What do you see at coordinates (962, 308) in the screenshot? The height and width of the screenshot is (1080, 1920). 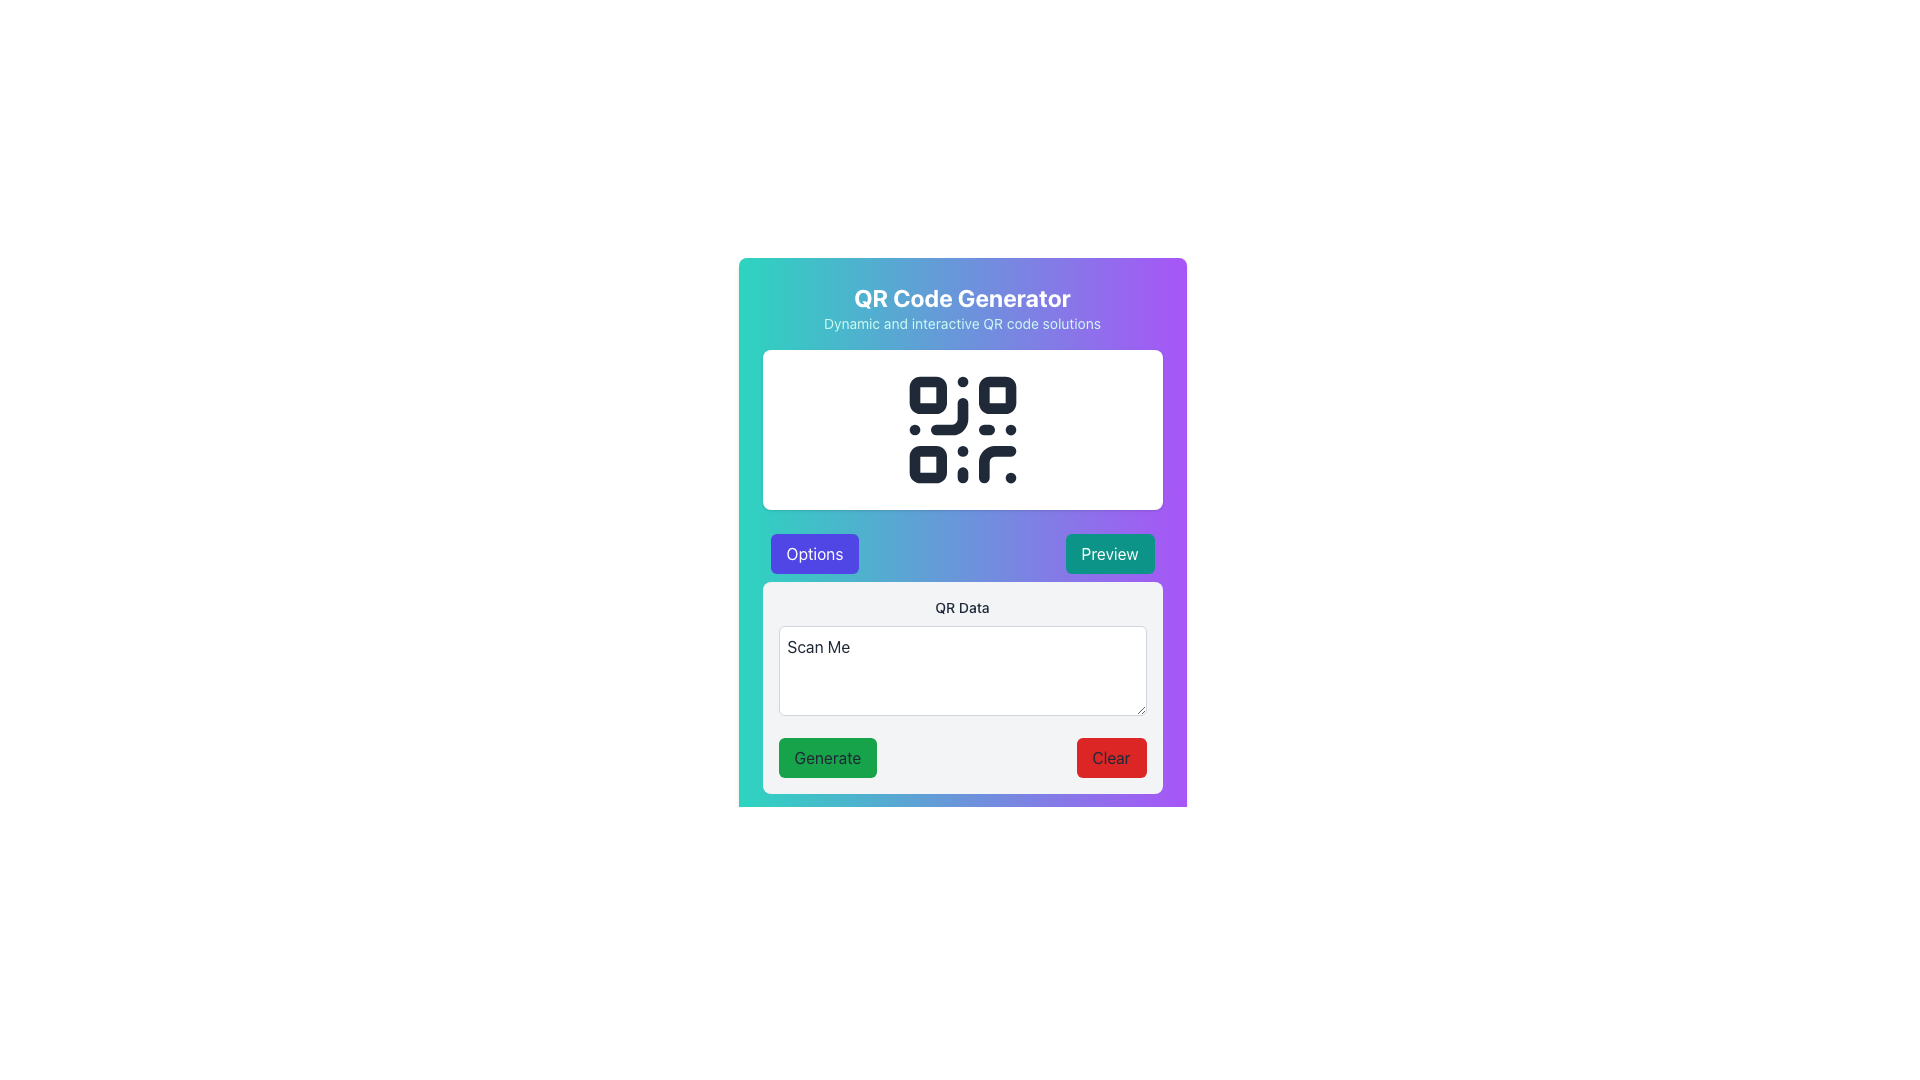 I see `text of the header element labeled 'QR Code Generator' with the subtitle 'Dynamic and interactive QR code solutions.'` at bounding box center [962, 308].